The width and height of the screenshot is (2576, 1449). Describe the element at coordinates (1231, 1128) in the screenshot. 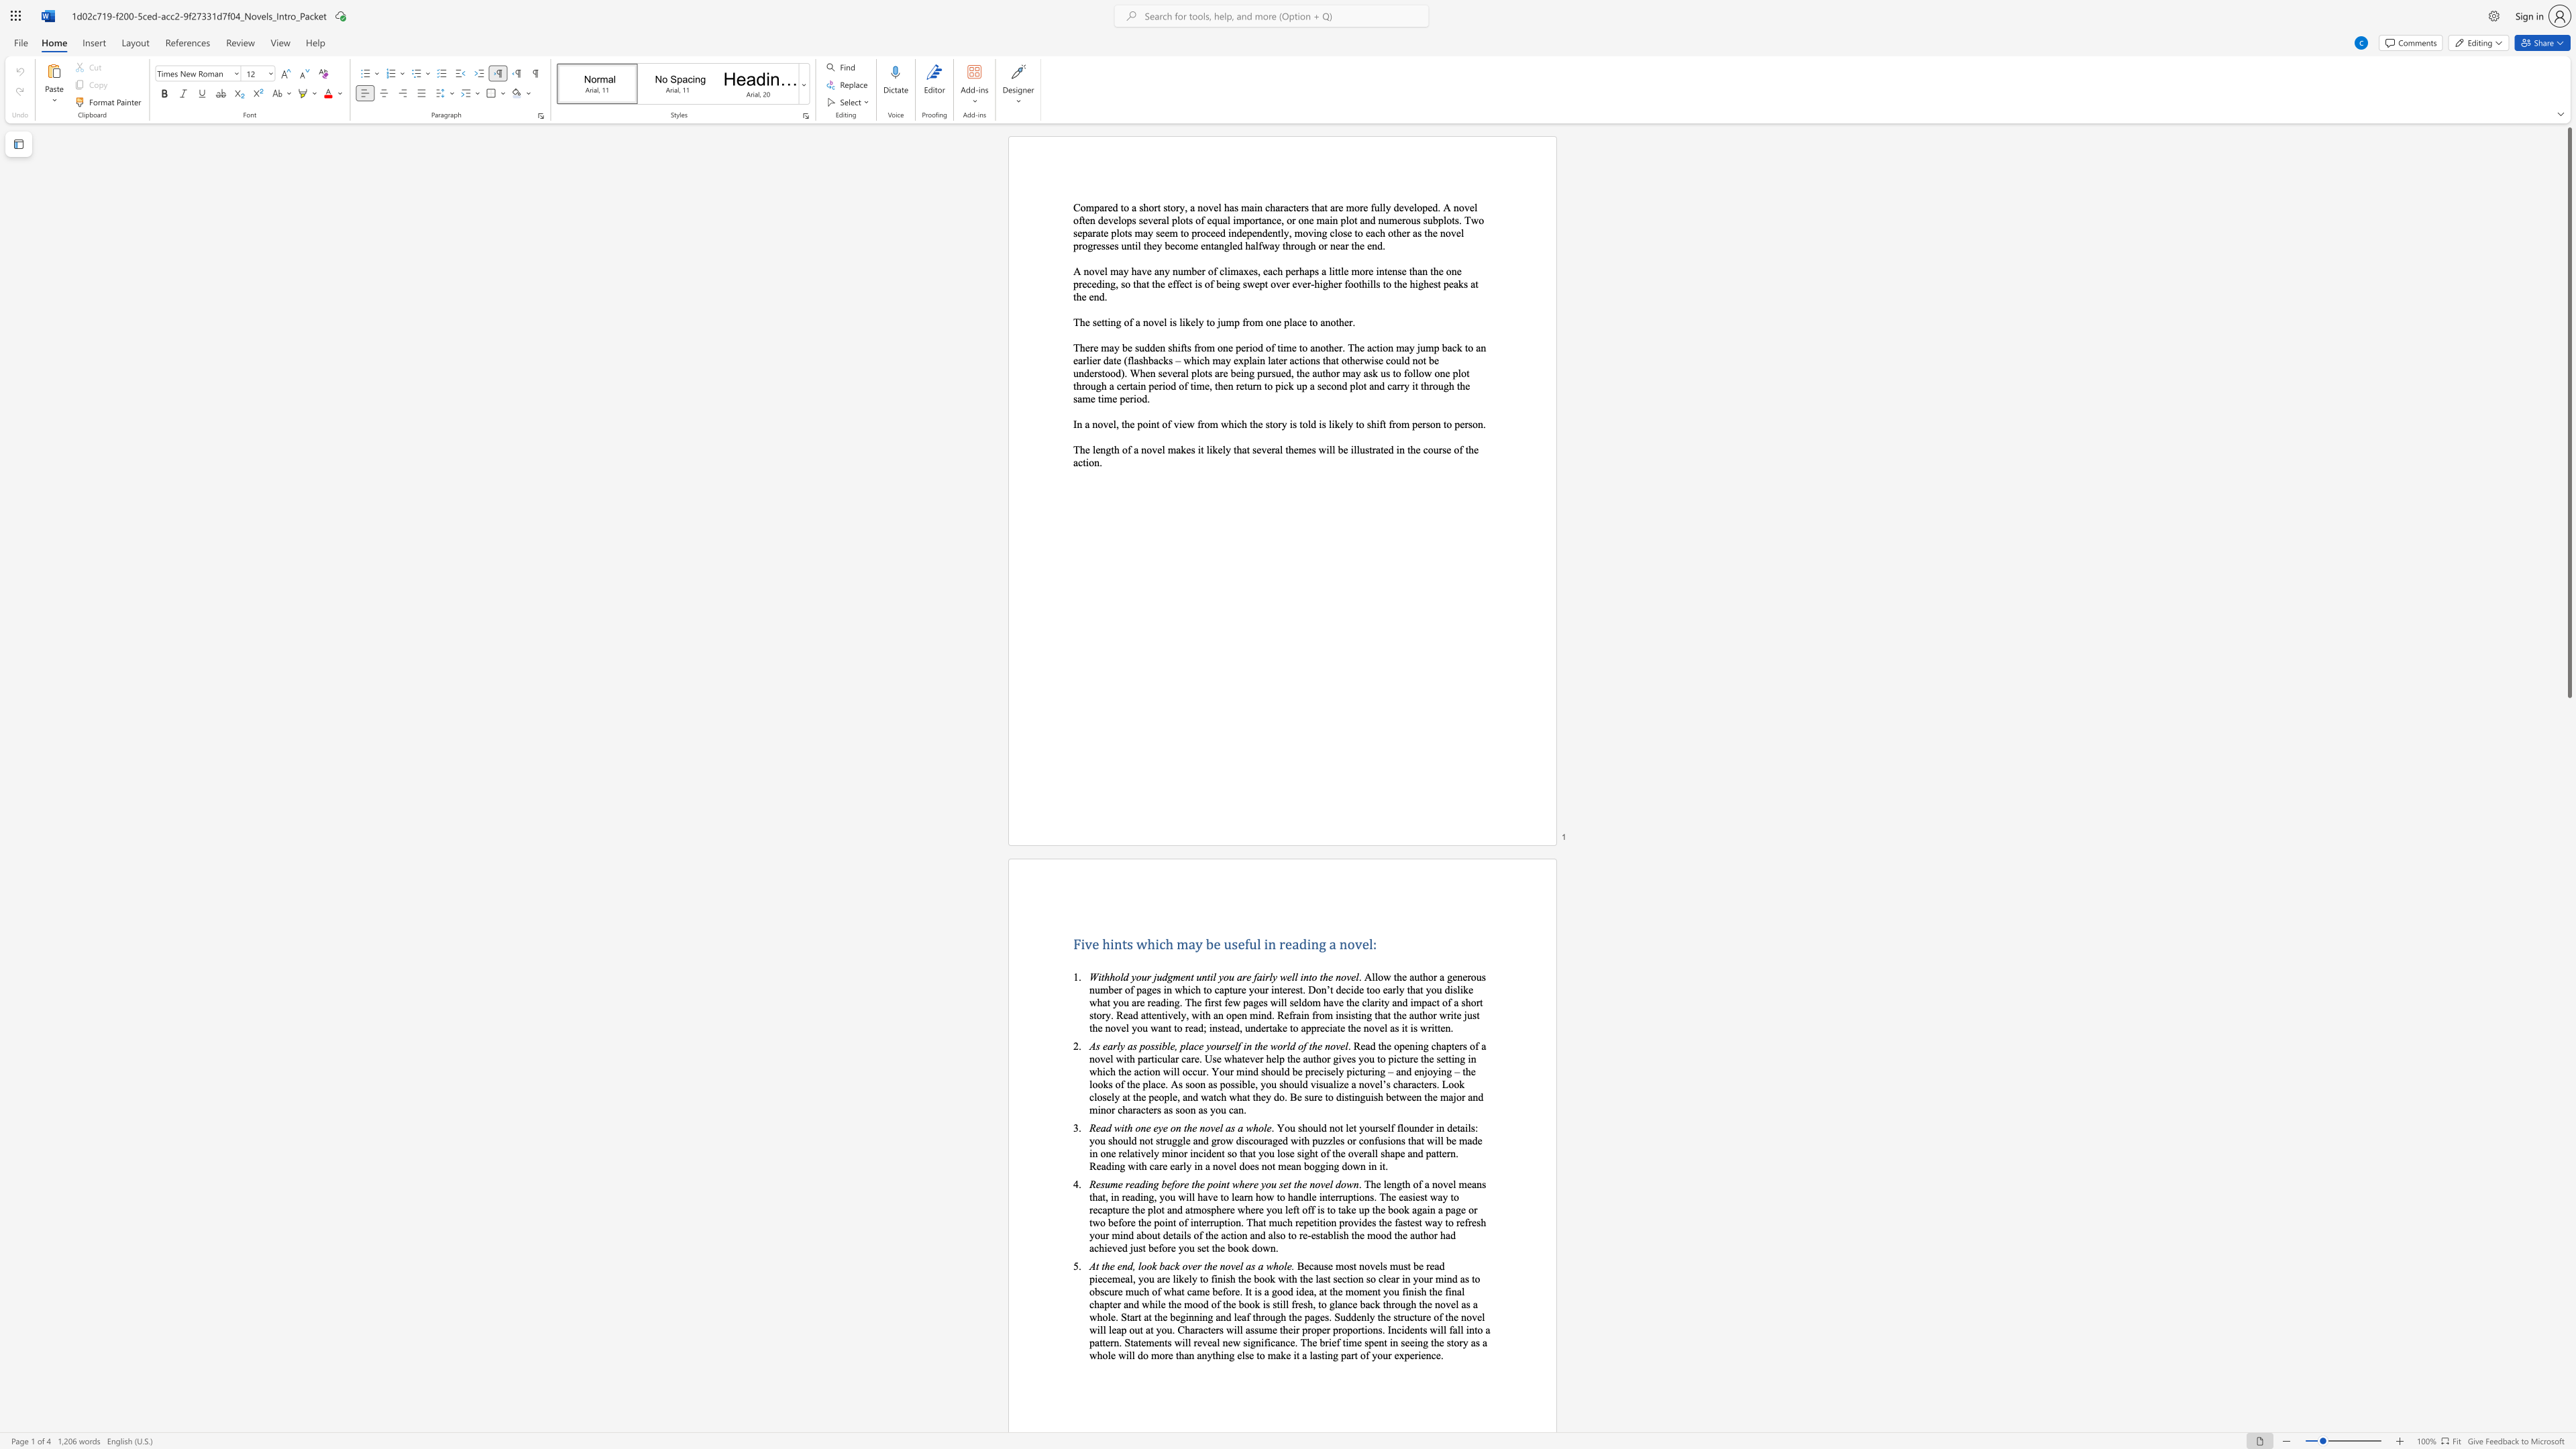

I see `the subset text "s a whole" within the text "Read with one eye on the novel as a whole"` at that location.